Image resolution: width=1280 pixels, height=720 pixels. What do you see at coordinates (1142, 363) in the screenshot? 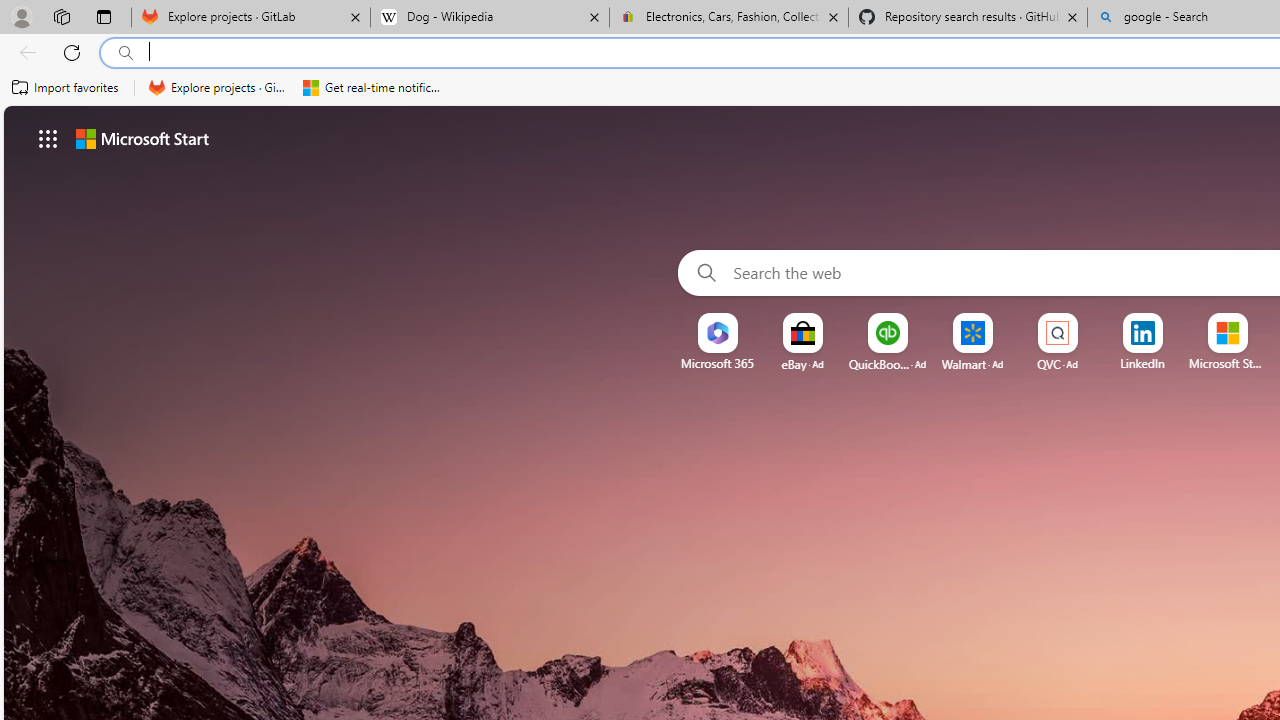
I see `'LinkedIn'` at bounding box center [1142, 363].